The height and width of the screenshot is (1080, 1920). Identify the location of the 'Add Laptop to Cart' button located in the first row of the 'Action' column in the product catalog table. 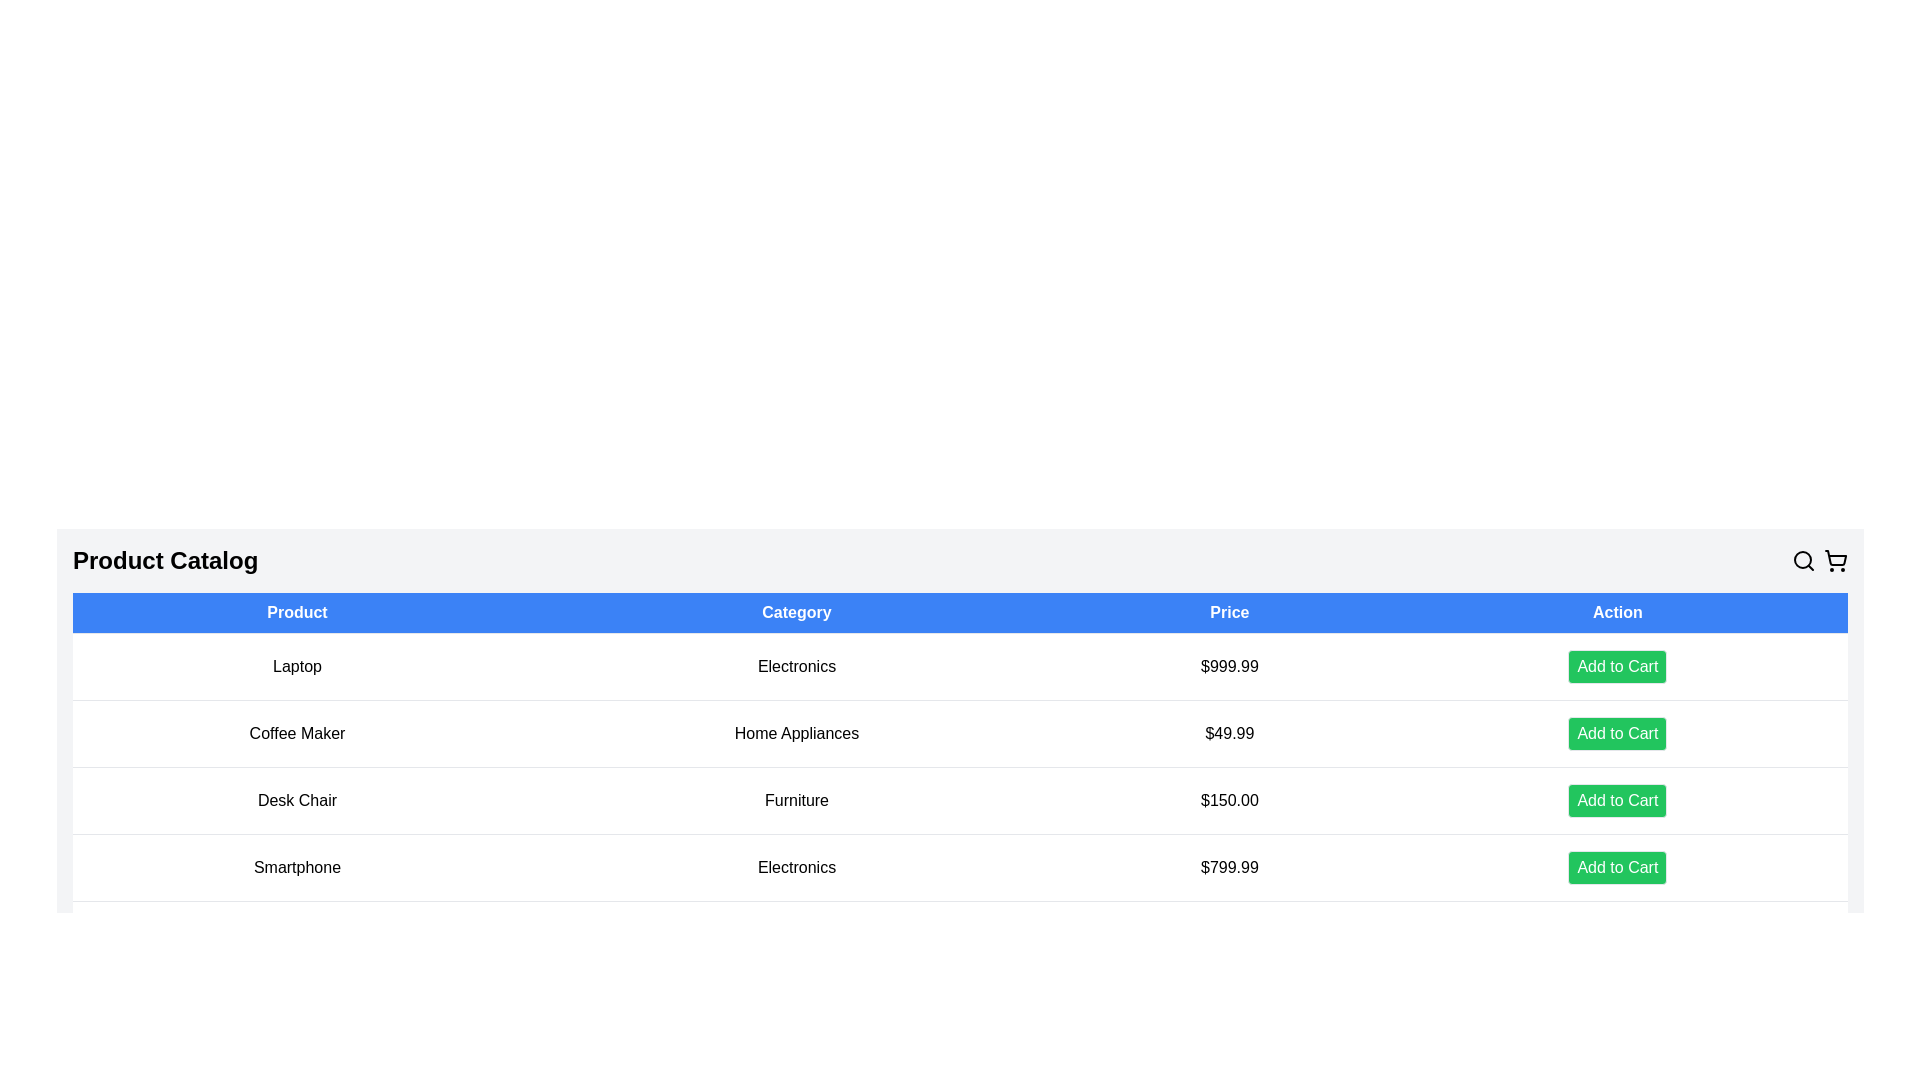
(1617, 667).